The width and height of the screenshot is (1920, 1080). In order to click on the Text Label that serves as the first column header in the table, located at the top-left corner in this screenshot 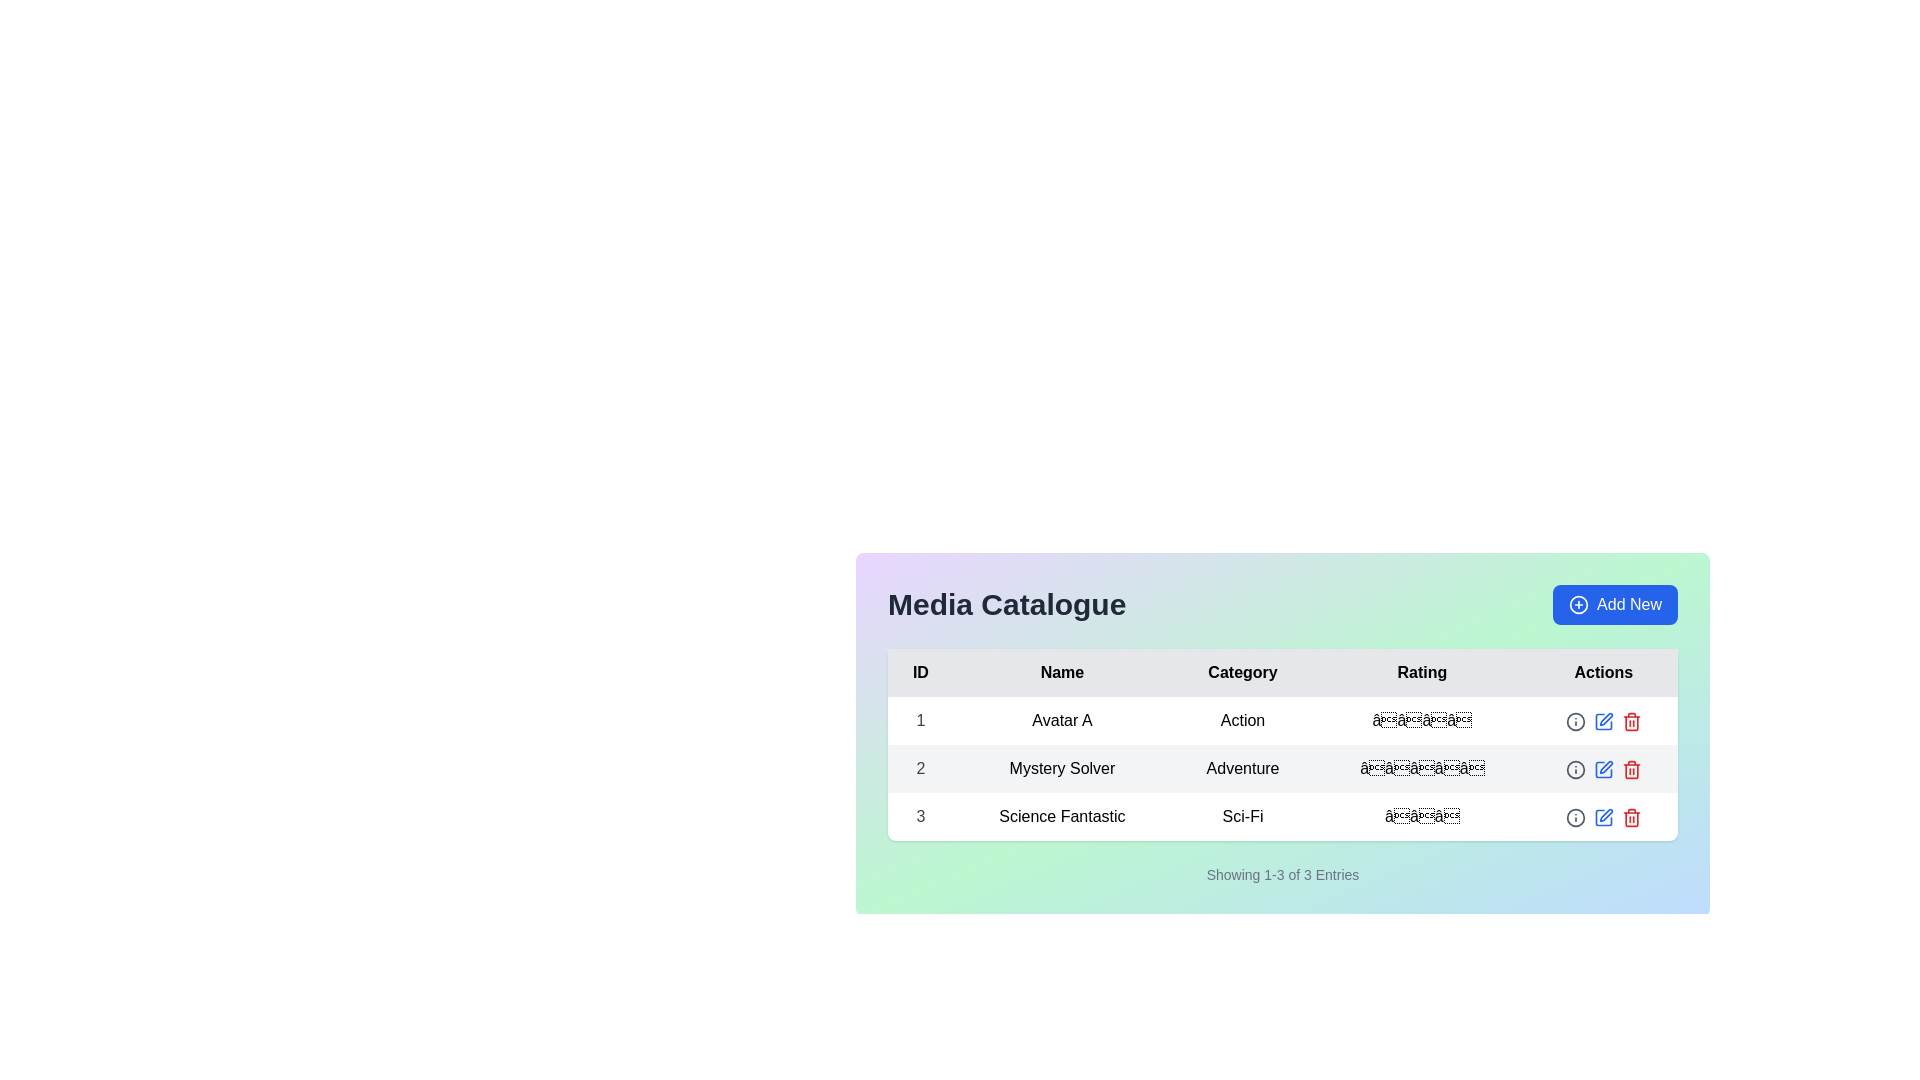, I will do `click(920, 672)`.